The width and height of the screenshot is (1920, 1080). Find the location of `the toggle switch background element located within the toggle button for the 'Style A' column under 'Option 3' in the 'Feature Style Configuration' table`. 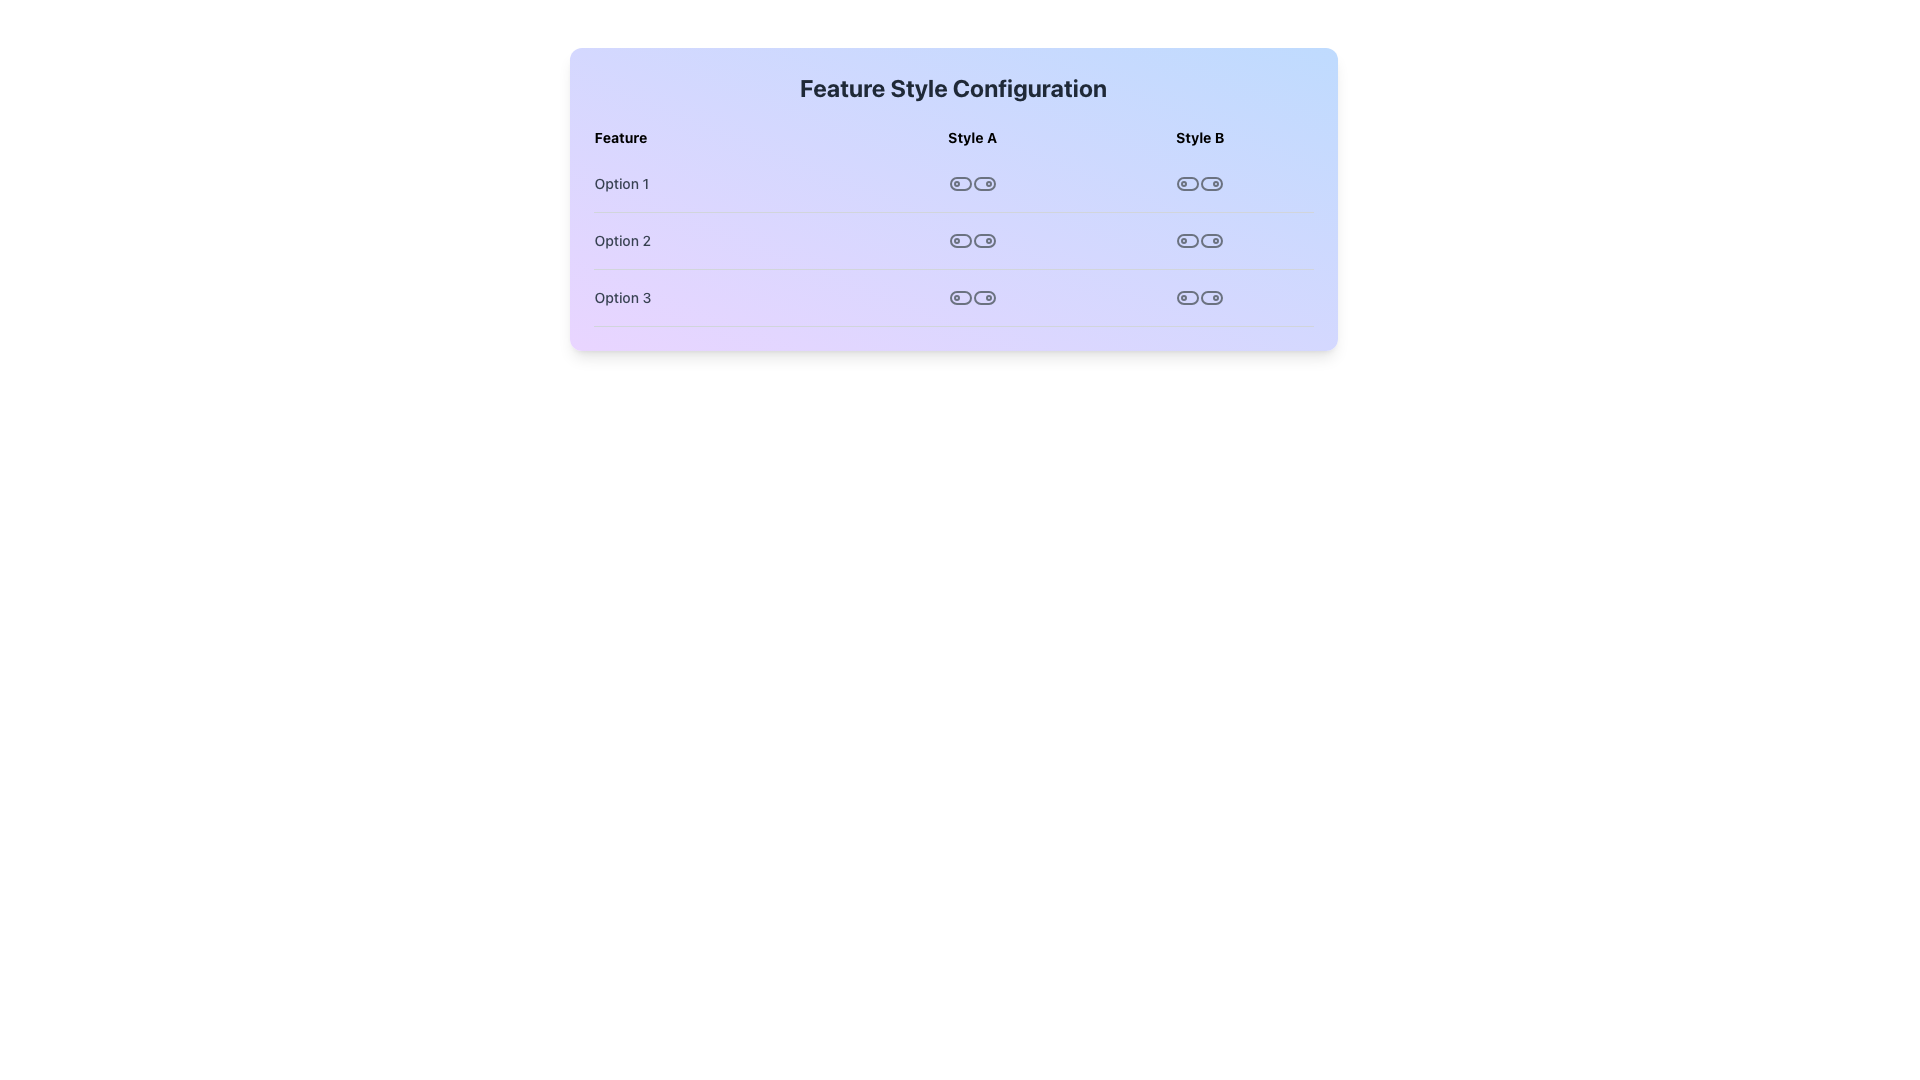

the toggle switch background element located within the toggle button for the 'Style A' column under 'Option 3' in the 'Feature Style Configuration' table is located at coordinates (960, 297).